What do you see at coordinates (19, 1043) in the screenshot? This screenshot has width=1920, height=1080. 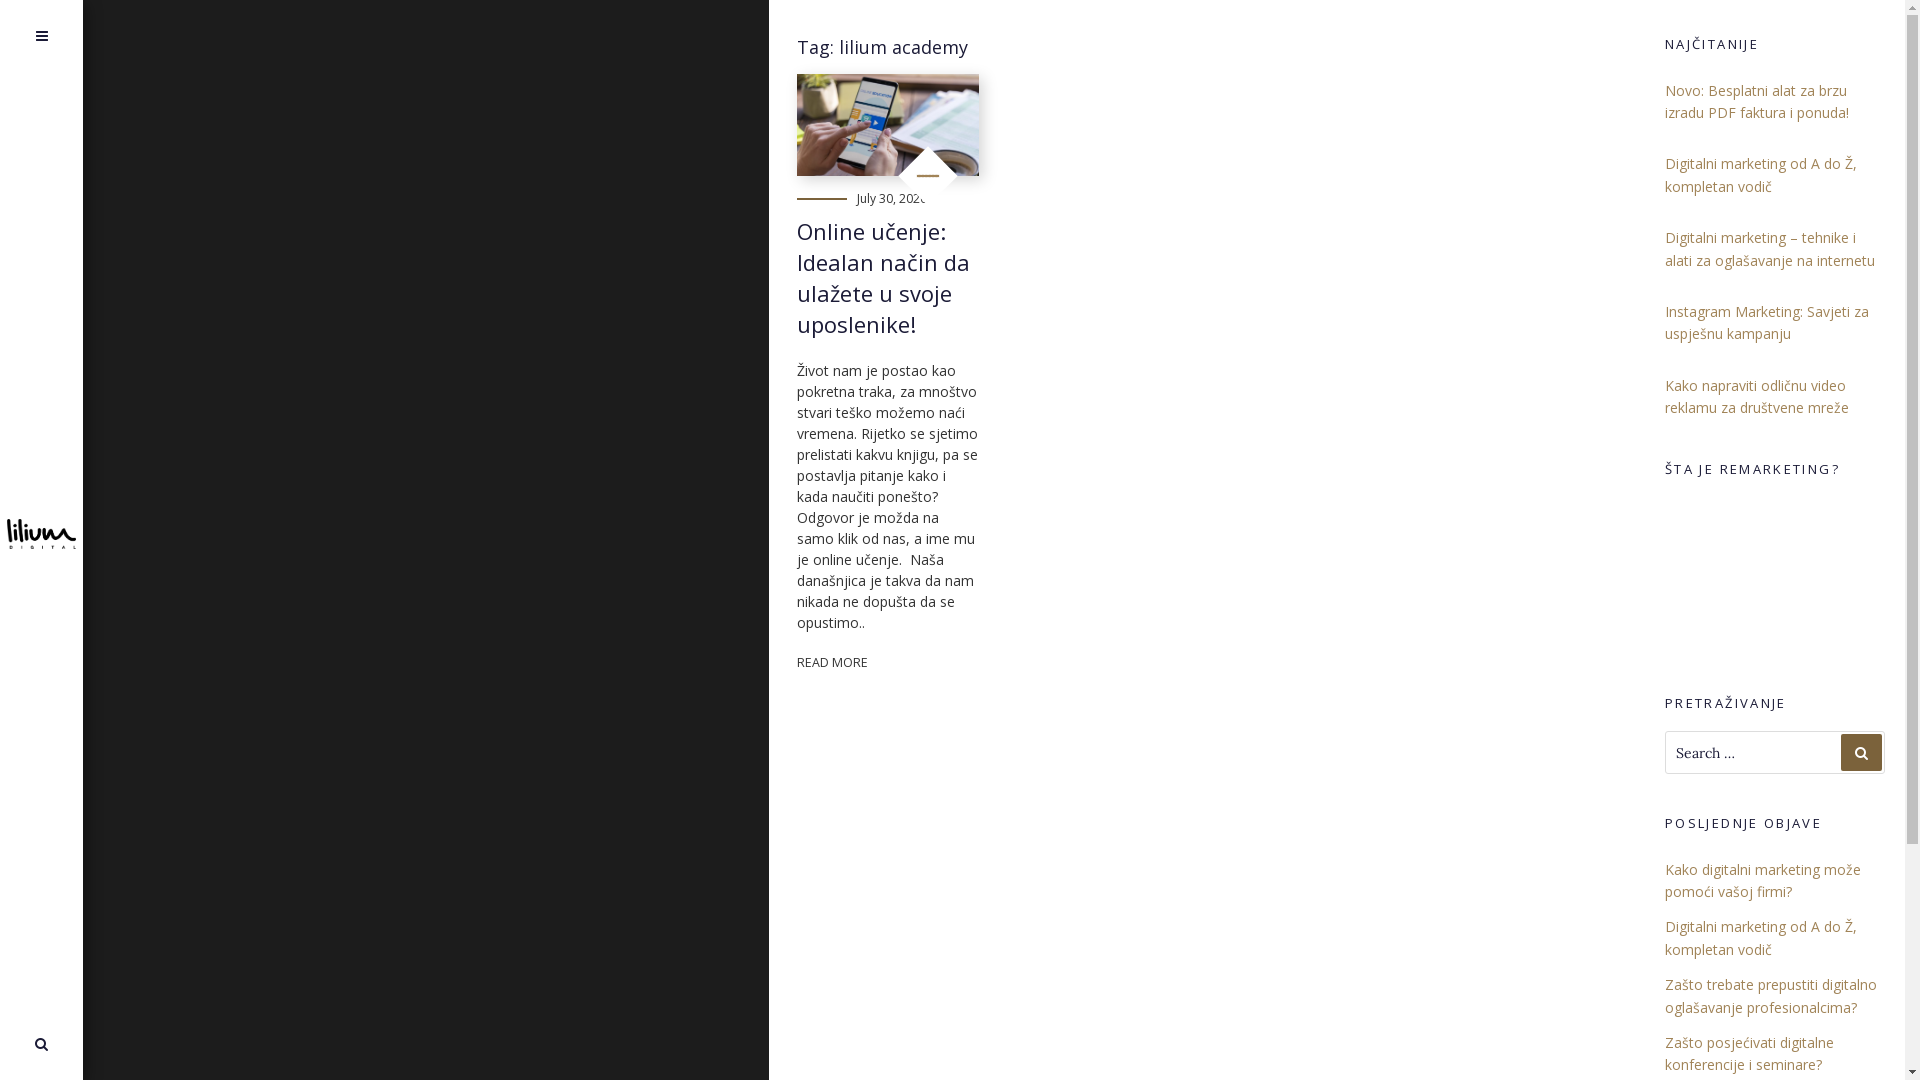 I see `'Search'` at bounding box center [19, 1043].